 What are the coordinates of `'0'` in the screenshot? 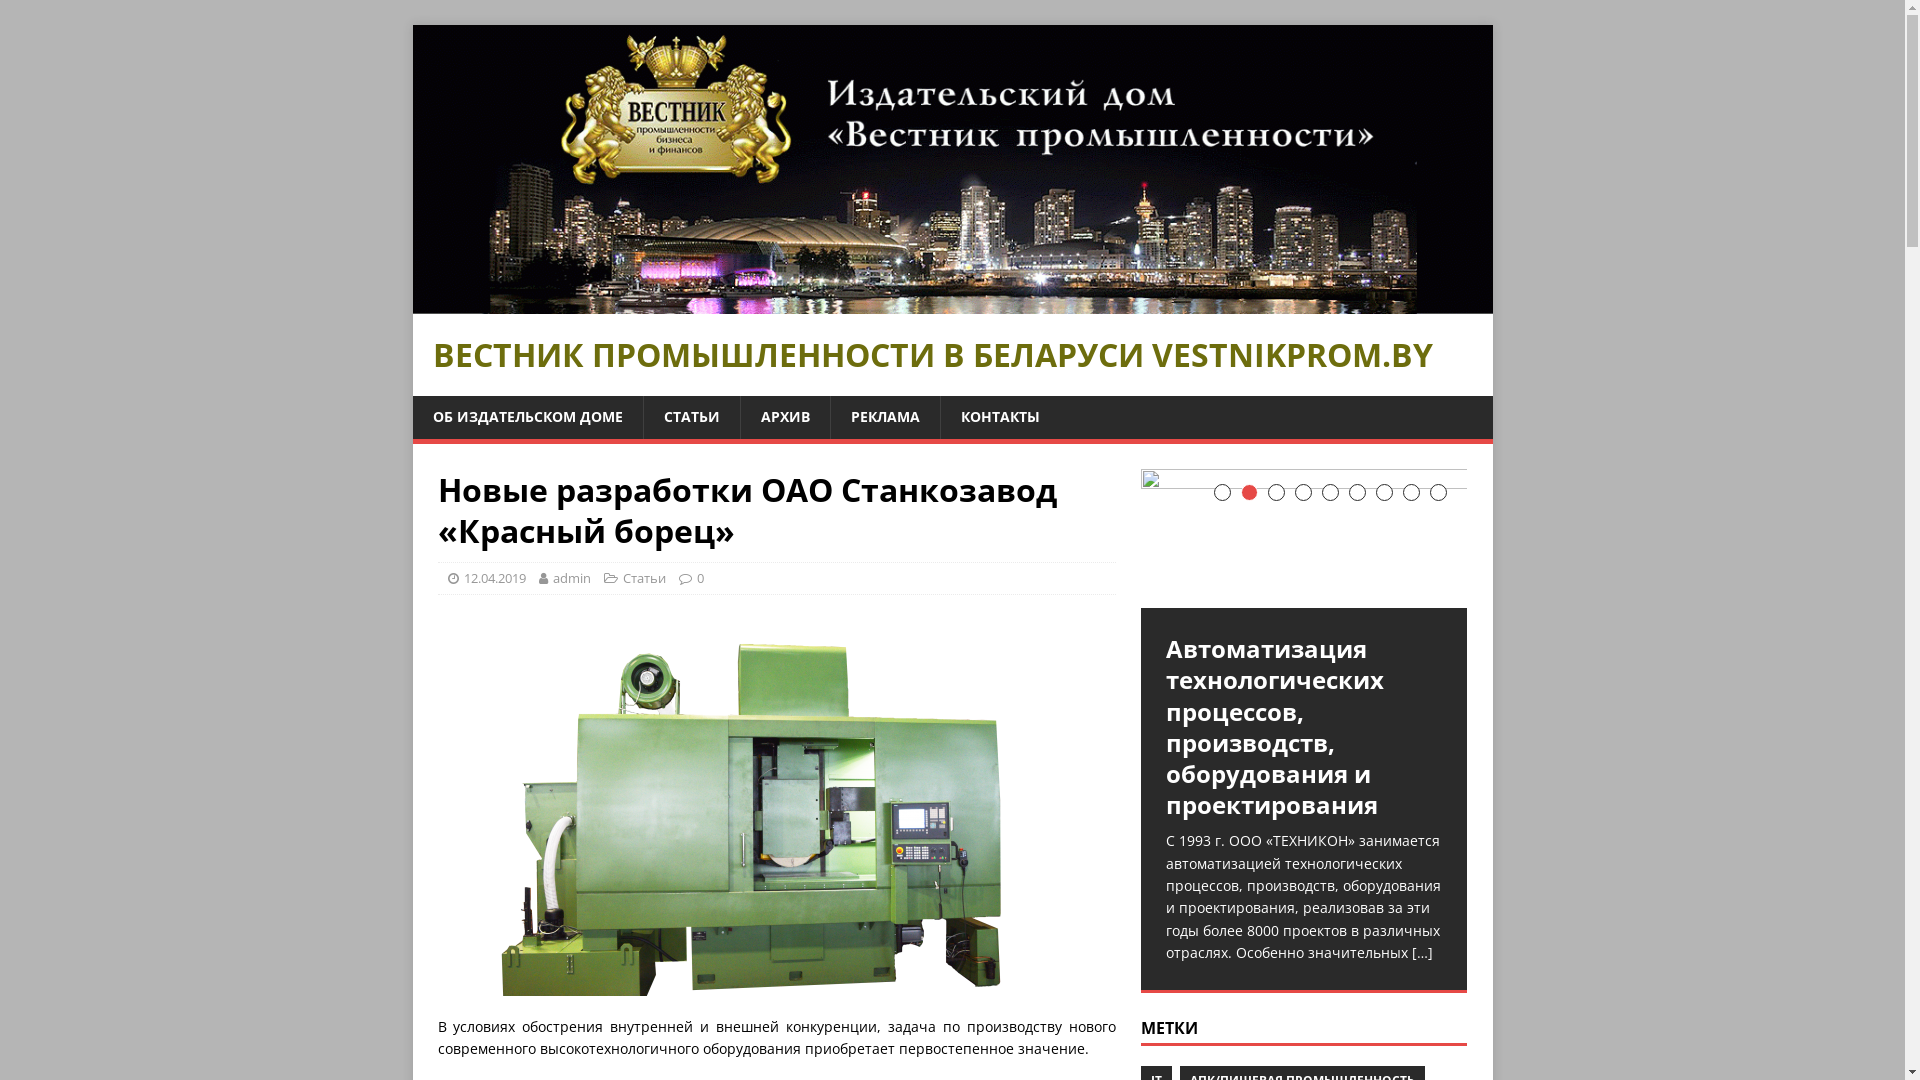 It's located at (699, 578).